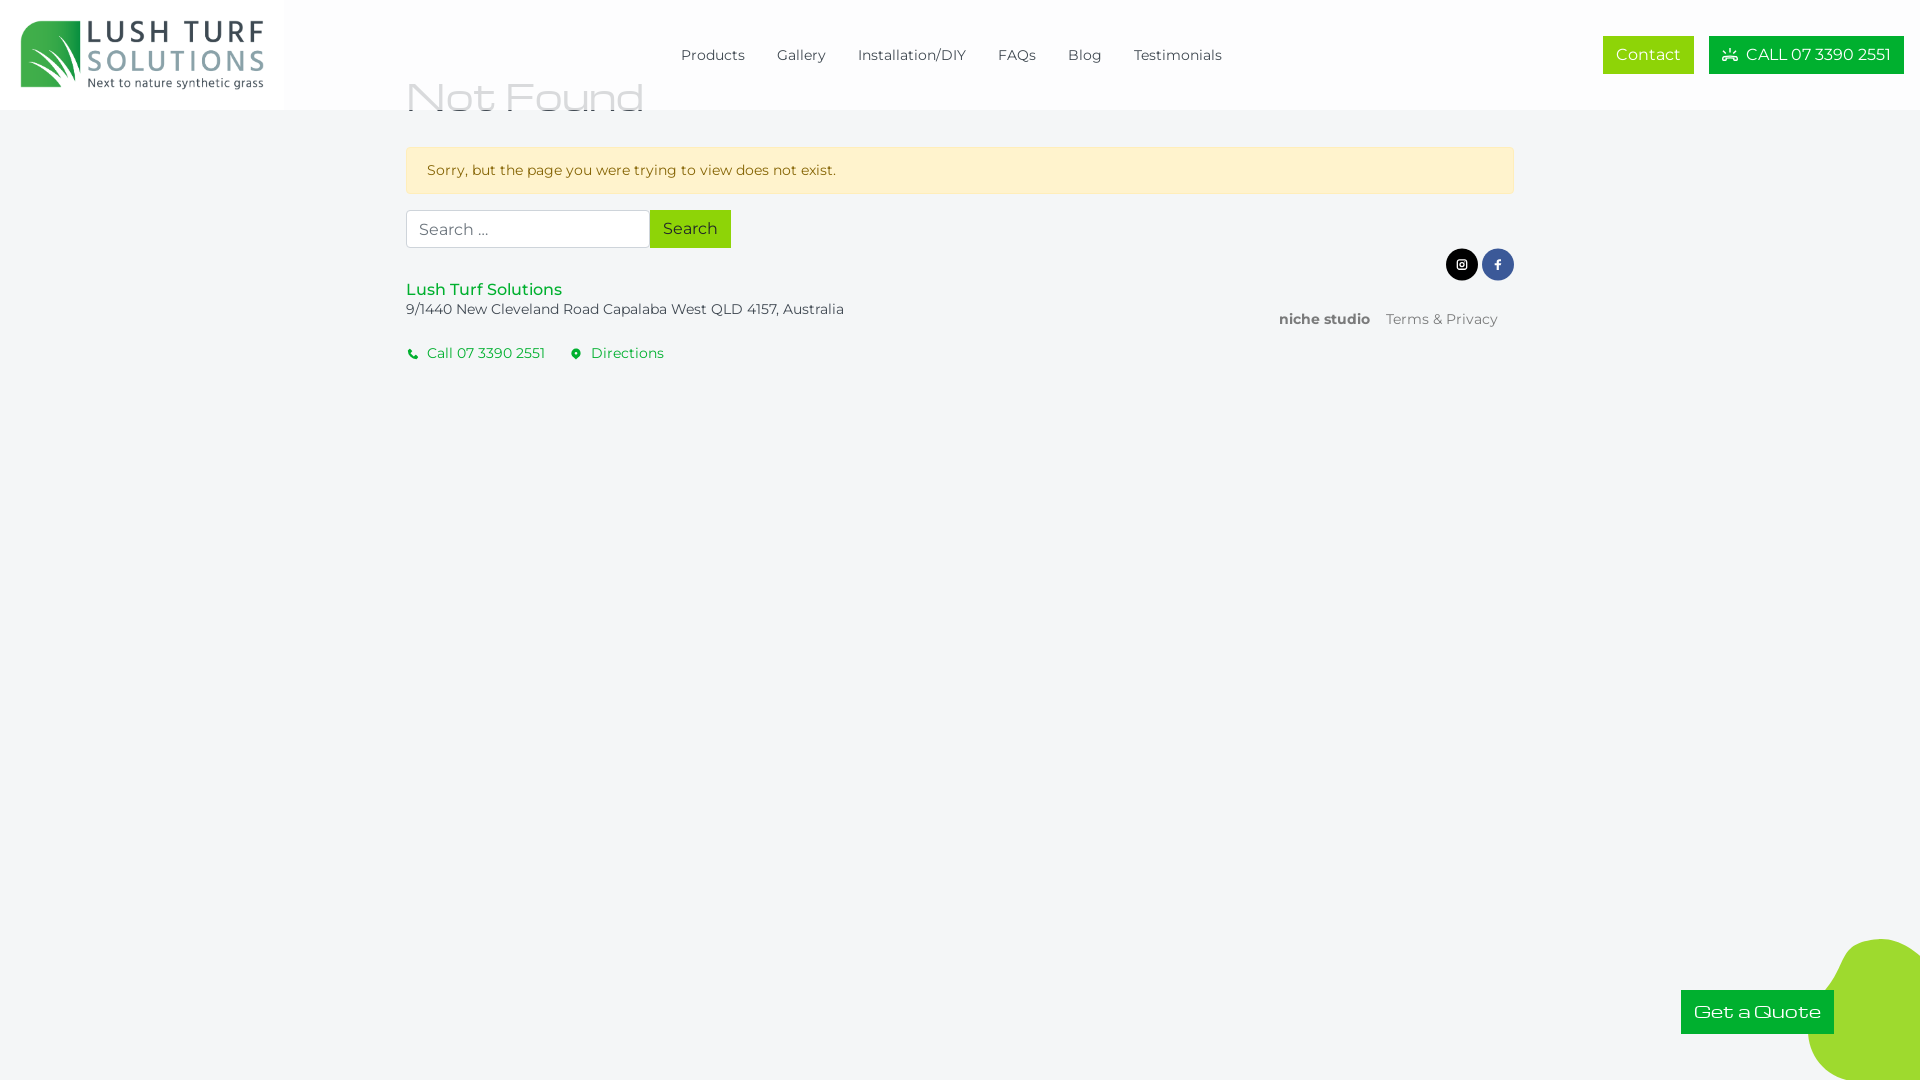  Describe the element at coordinates (1756, 1011) in the screenshot. I see `'Get a Quote'` at that location.